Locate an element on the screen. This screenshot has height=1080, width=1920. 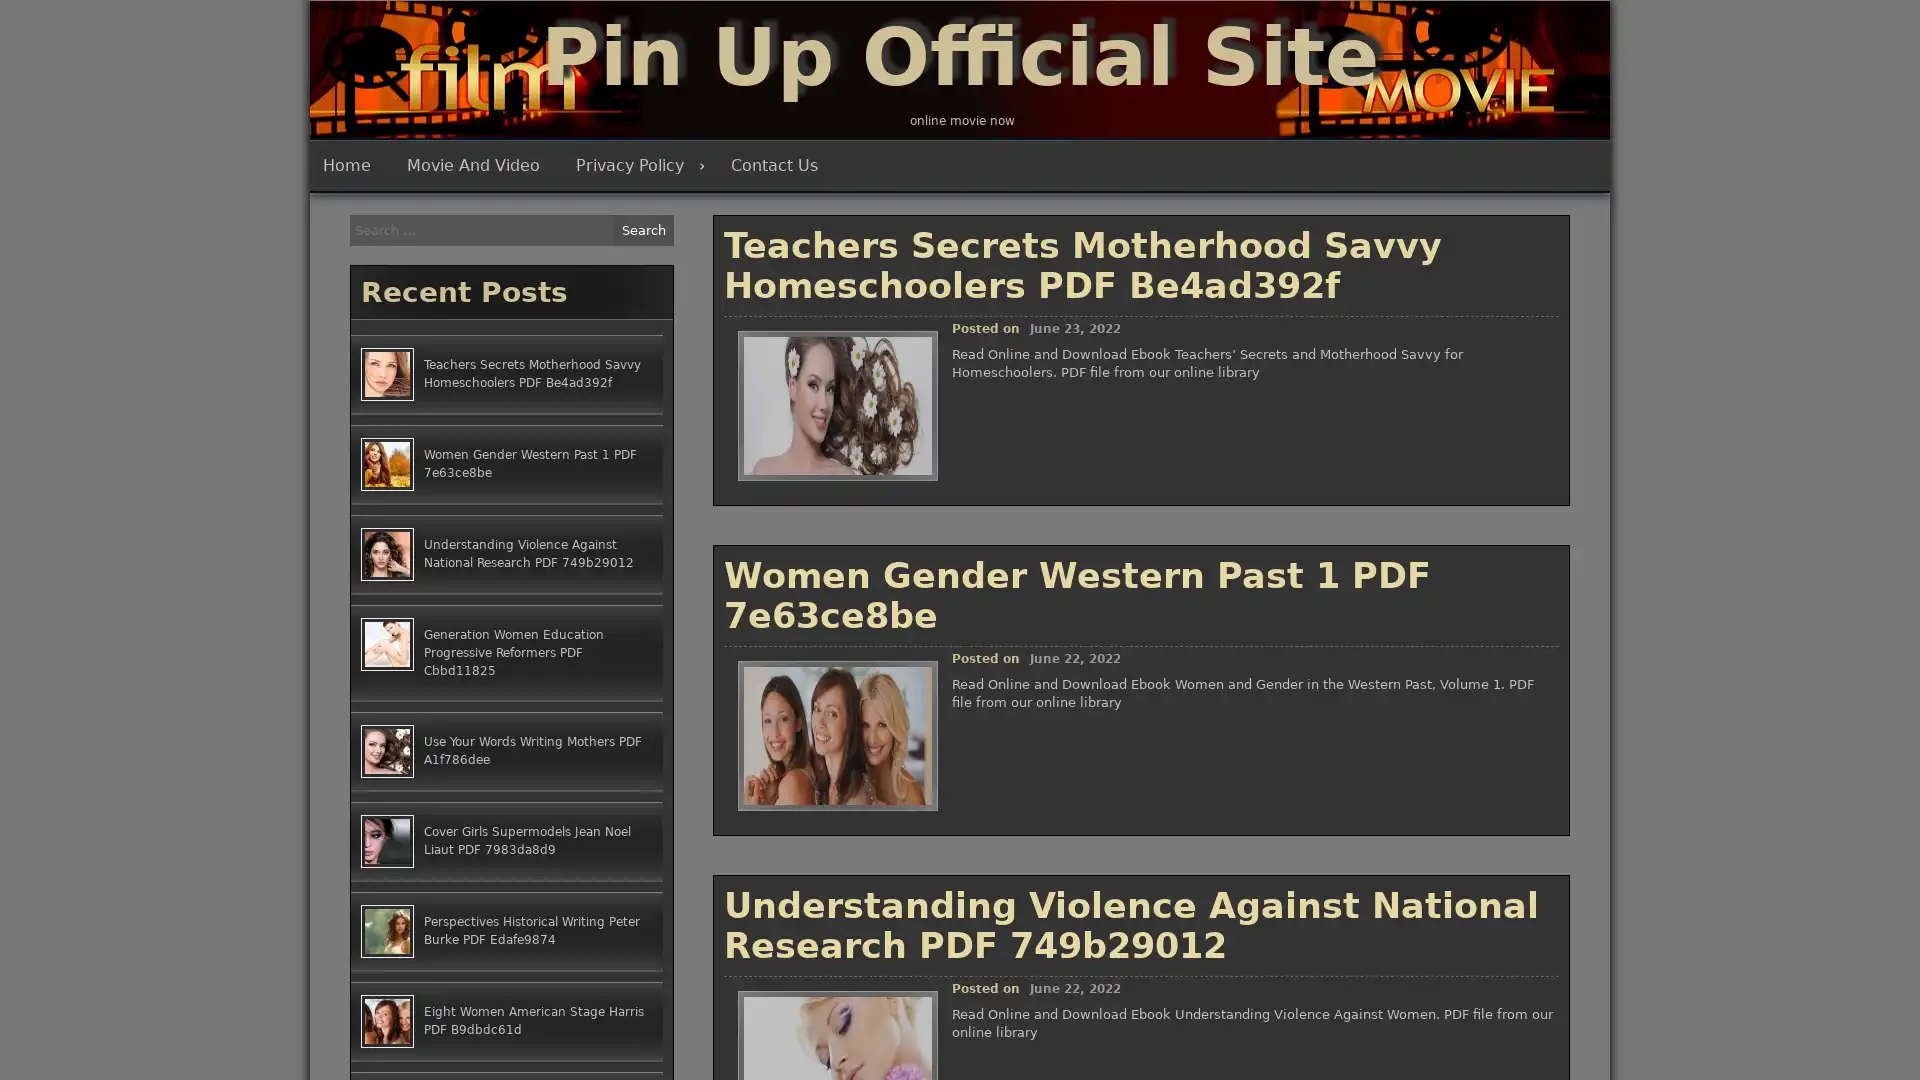
Search is located at coordinates (643, 229).